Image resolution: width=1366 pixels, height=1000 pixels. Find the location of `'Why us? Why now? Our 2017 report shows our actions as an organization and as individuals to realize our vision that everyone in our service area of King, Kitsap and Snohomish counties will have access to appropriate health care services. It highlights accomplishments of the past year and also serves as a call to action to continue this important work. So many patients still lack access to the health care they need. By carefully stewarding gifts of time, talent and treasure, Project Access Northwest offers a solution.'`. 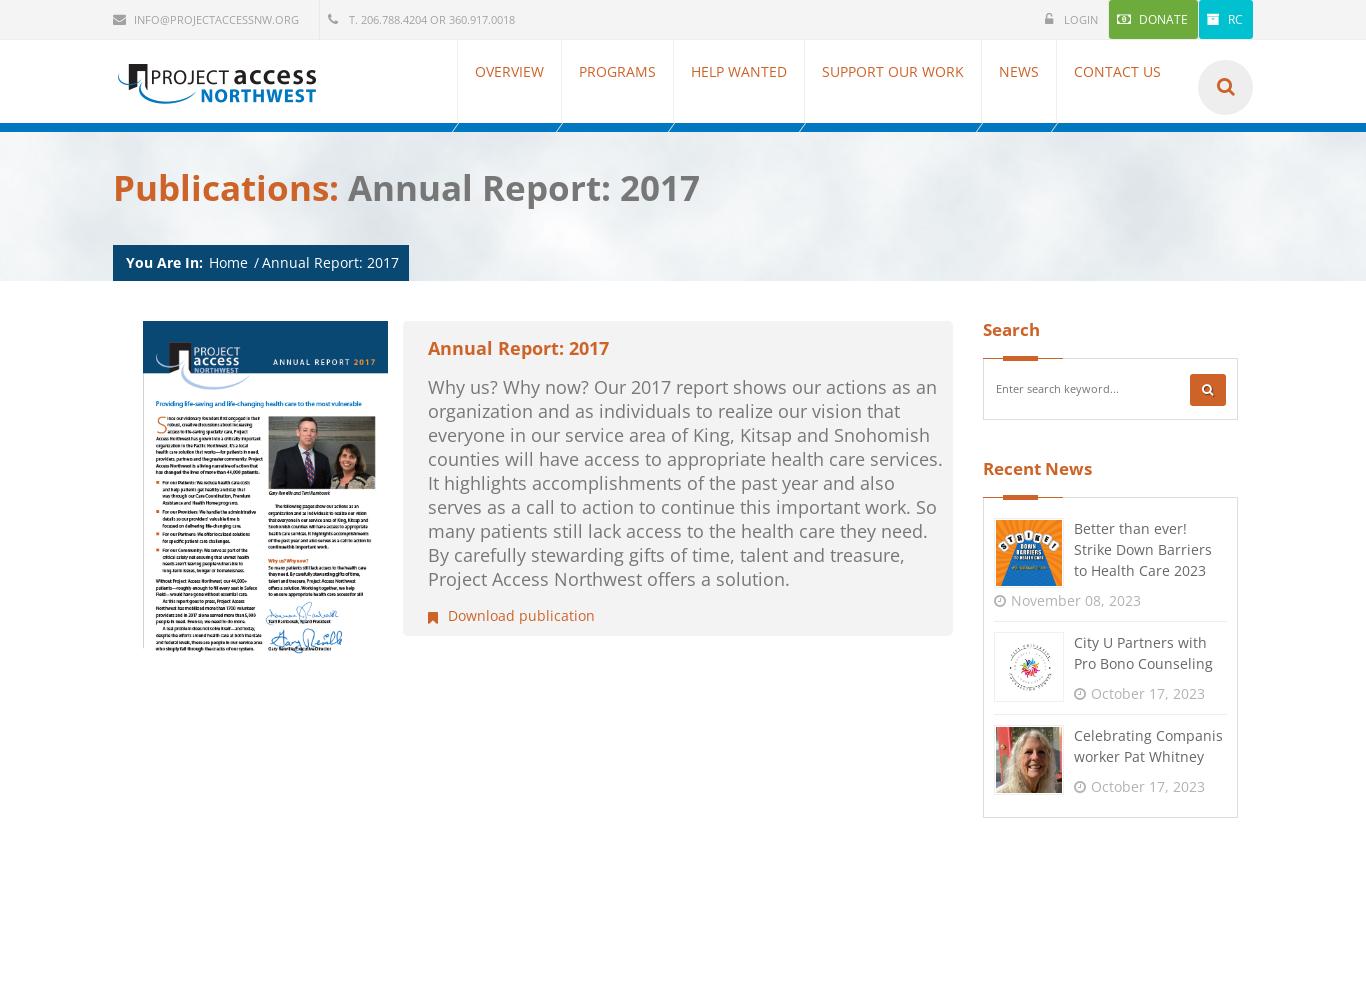

'Why us? Why now? Our 2017 report shows our actions as an organization and as individuals to realize our vision that everyone in our service area of King, Kitsap and Snohomish counties will have access to appropriate health care services. It highlights accomplishments of the past year and also serves as a call to action to continue this important work. So many patients still lack access to the health care they need. By carefully stewarding gifts of time, talent and treasure, Project Access Northwest offers a solution.' is located at coordinates (684, 481).